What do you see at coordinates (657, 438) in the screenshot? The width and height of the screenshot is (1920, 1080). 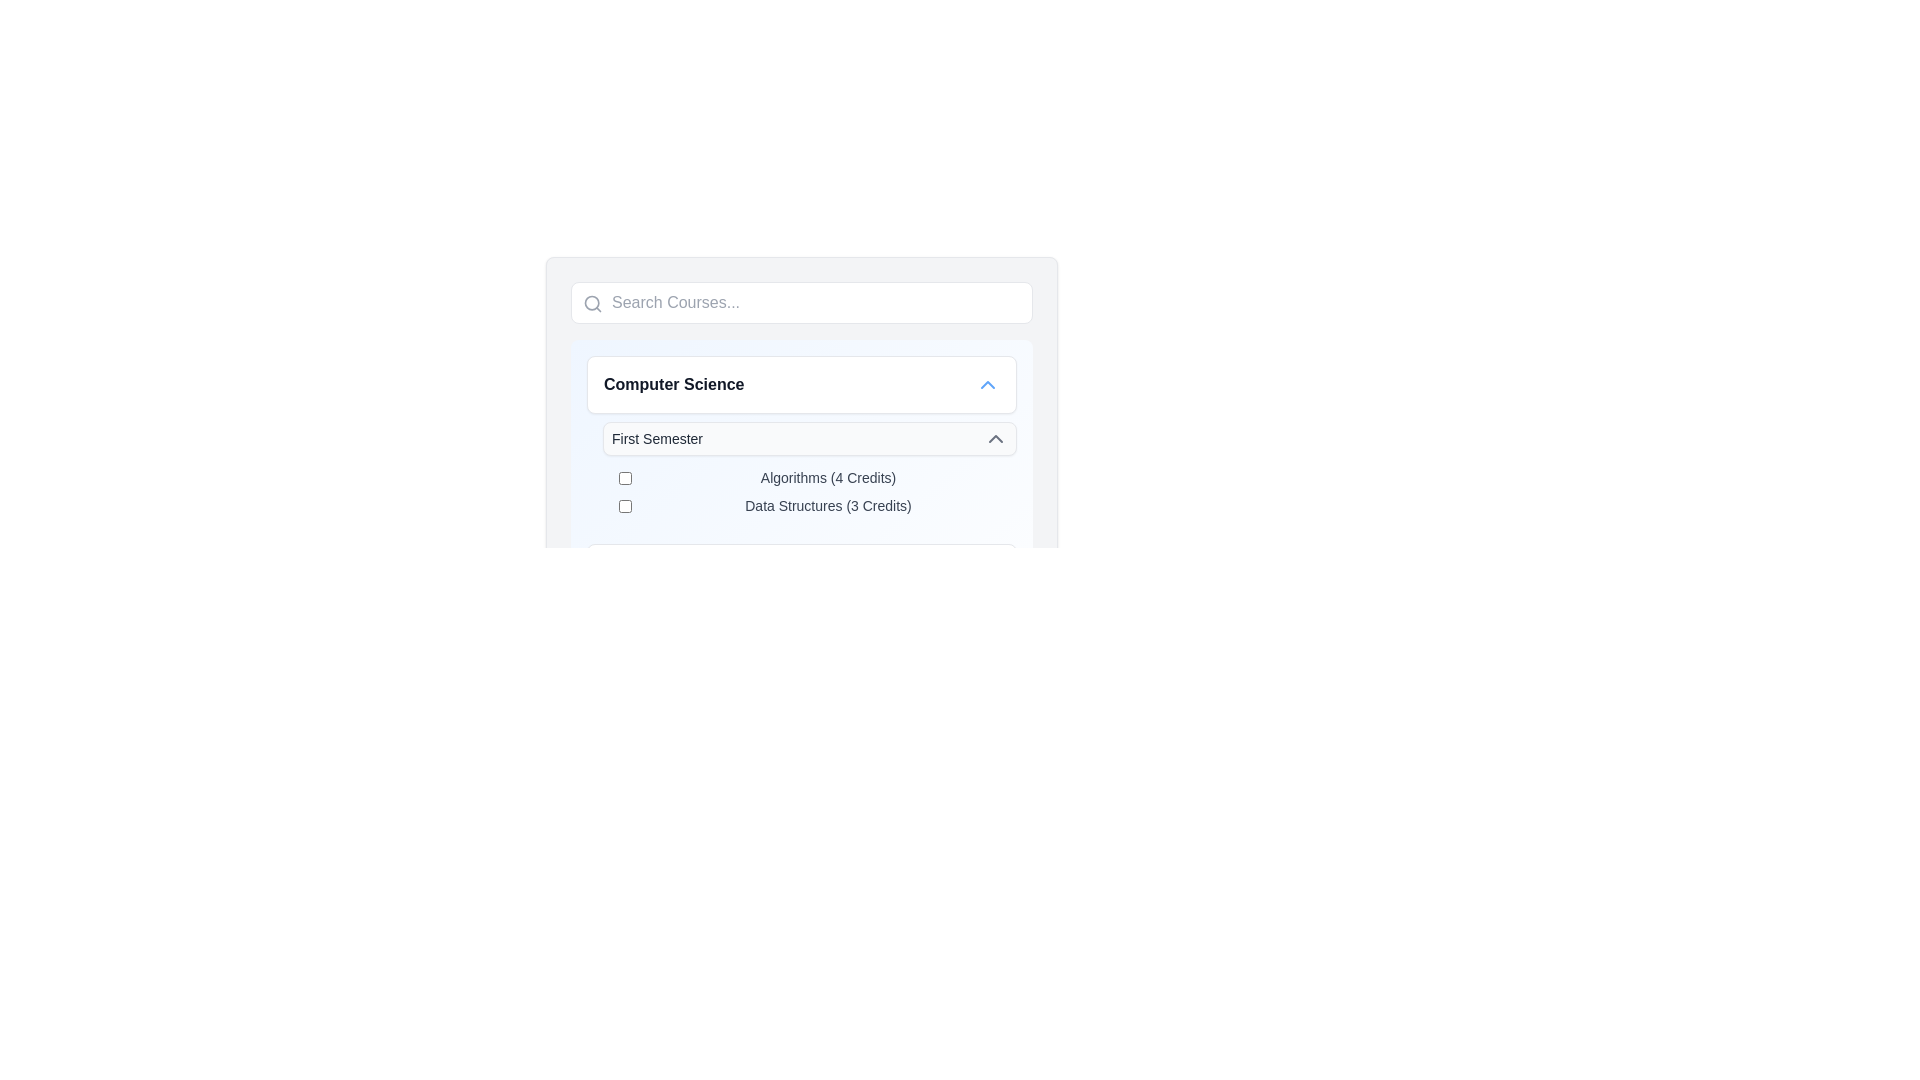 I see `the static text label that serves as a title for the collapsible section located below the heading 'Computer Science' and above a list of course options` at bounding box center [657, 438].